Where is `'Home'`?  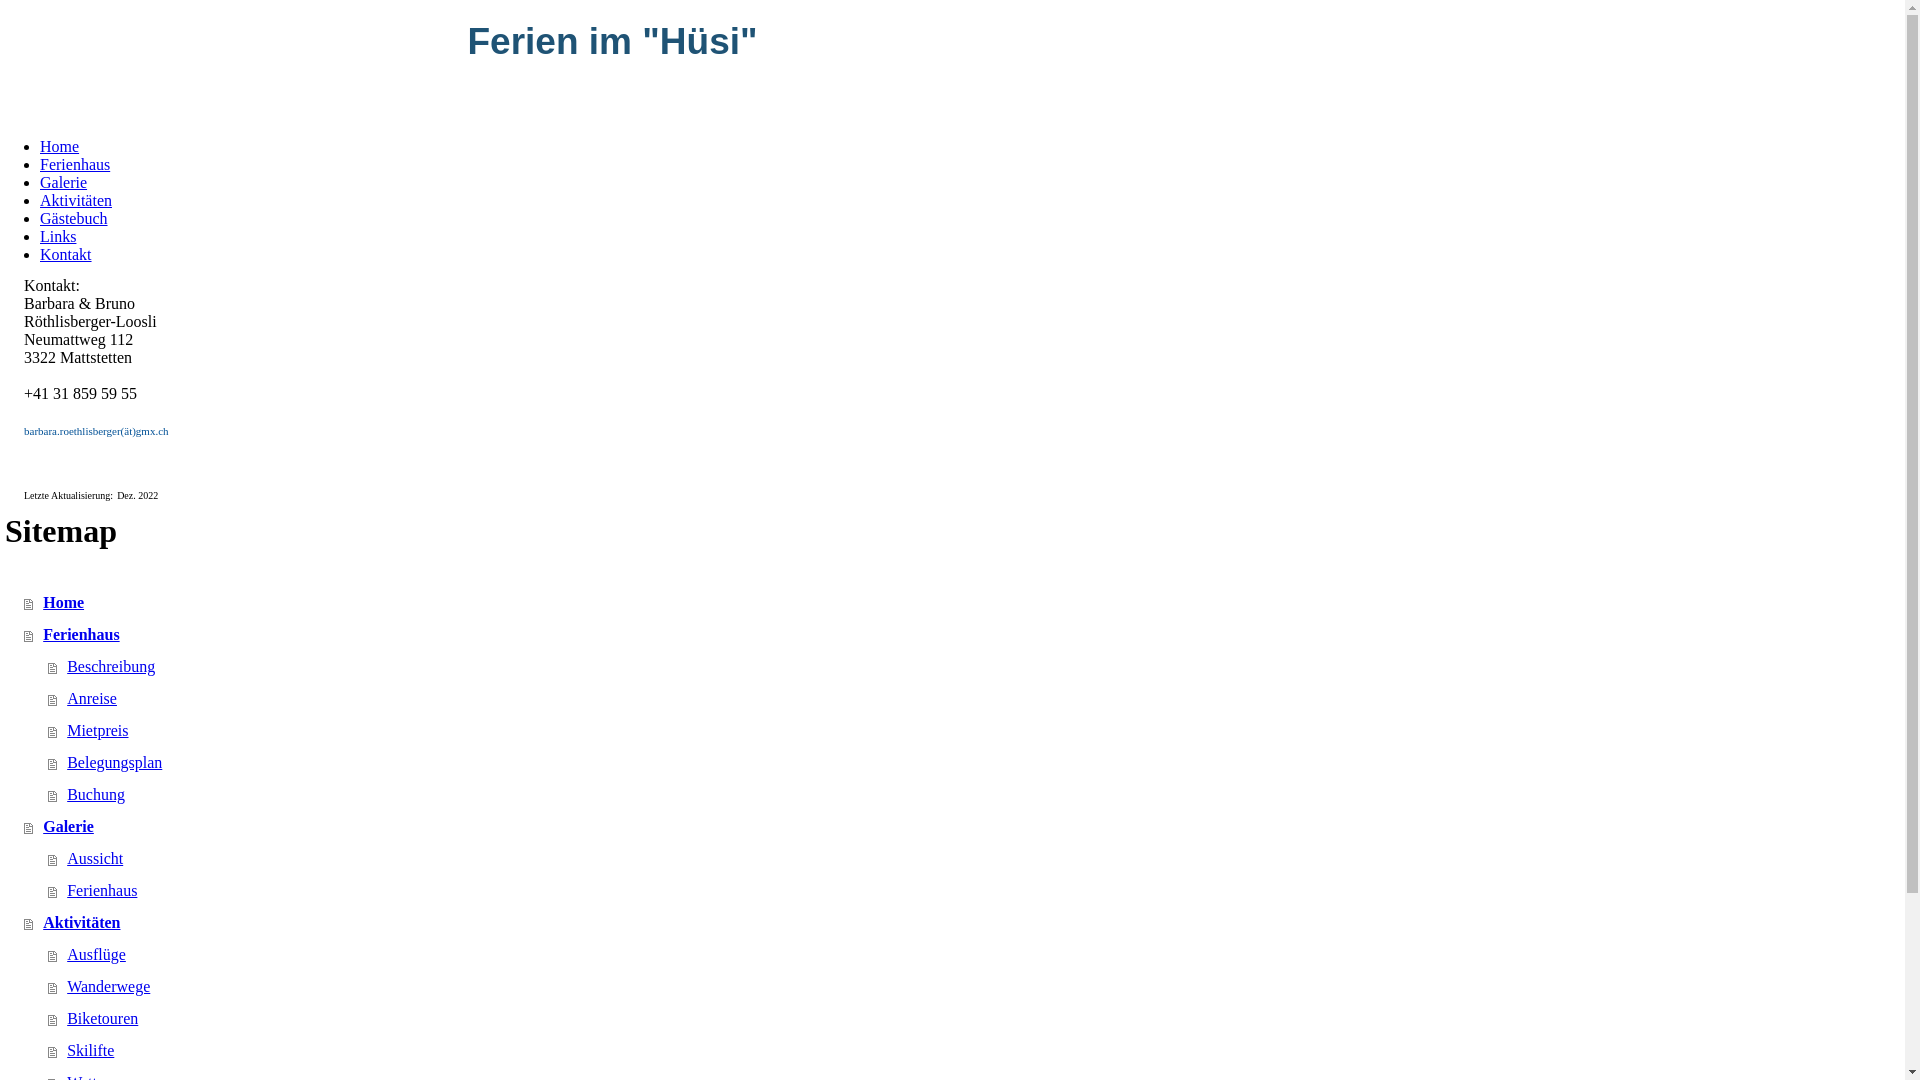
'Home' is located at coordinates (24, 601).